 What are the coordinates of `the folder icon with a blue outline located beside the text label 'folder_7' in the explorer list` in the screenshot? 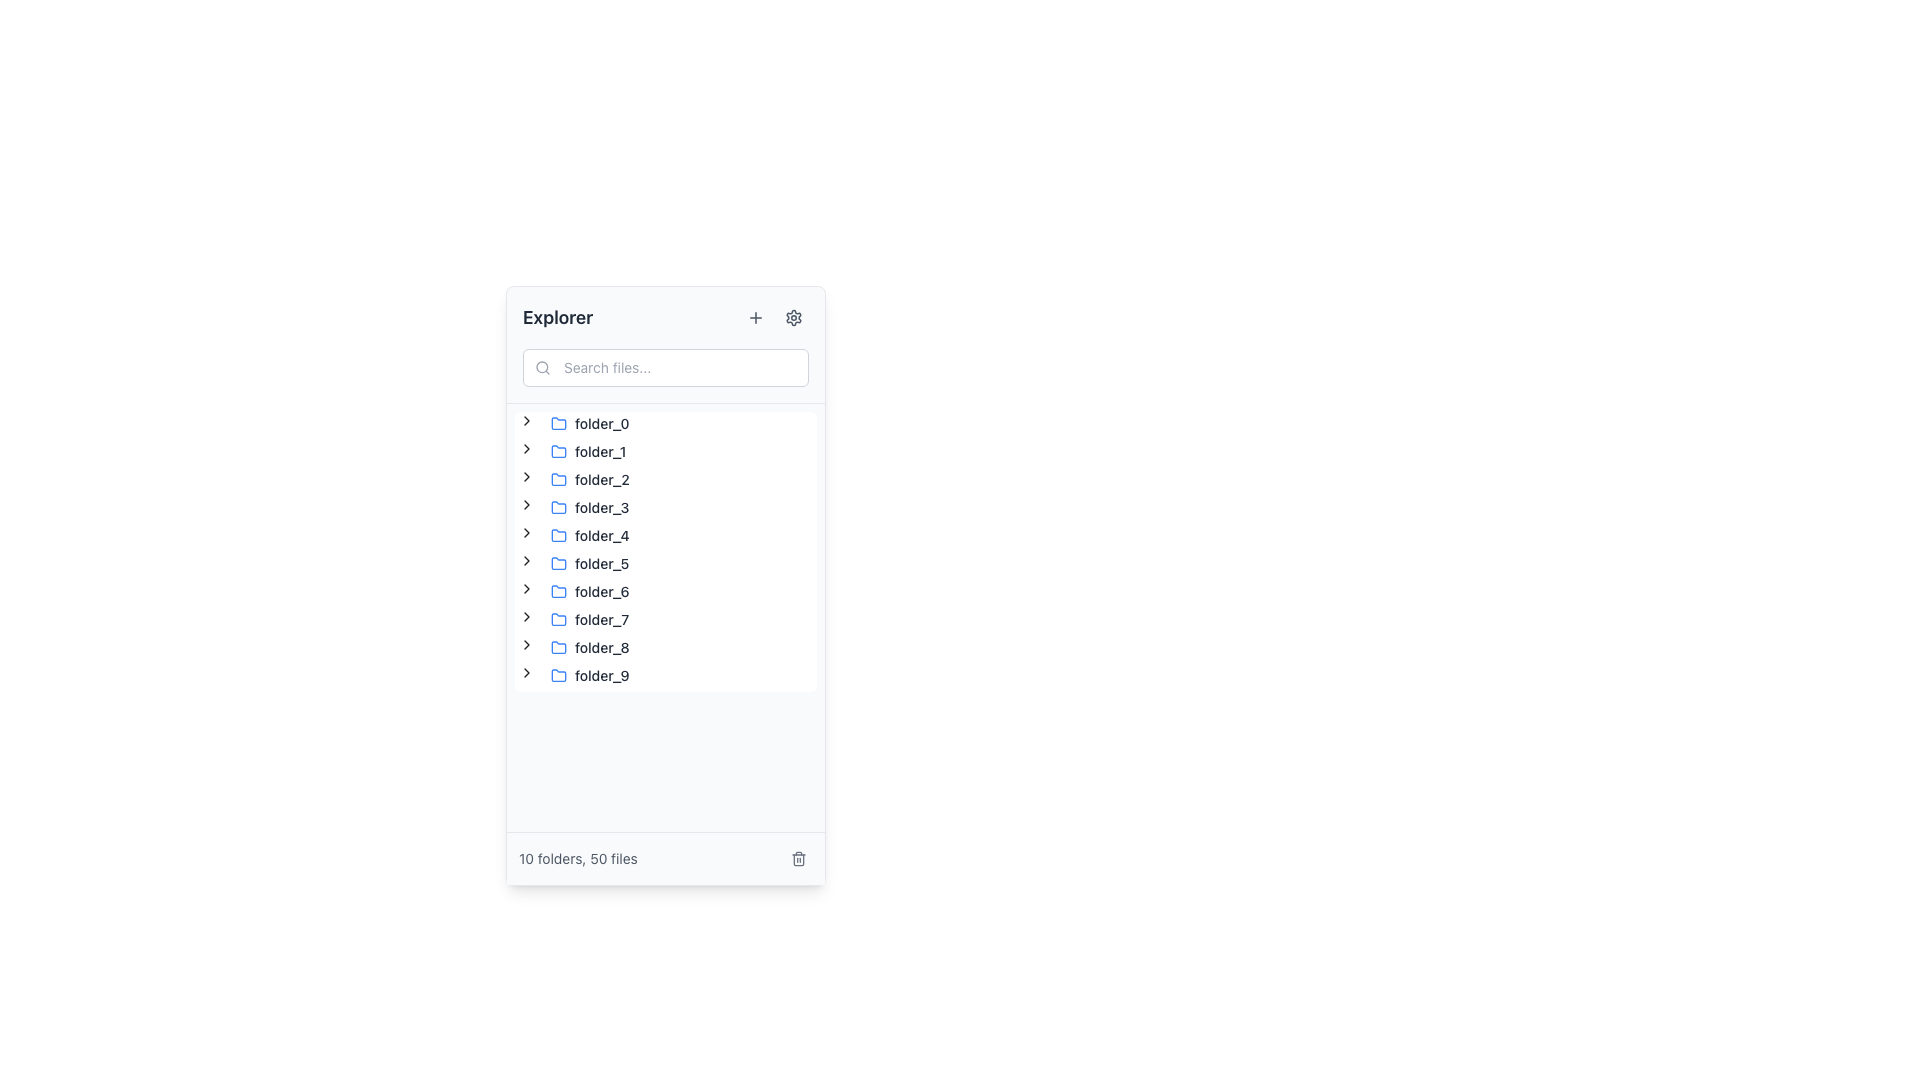 It's located at (558, 619).